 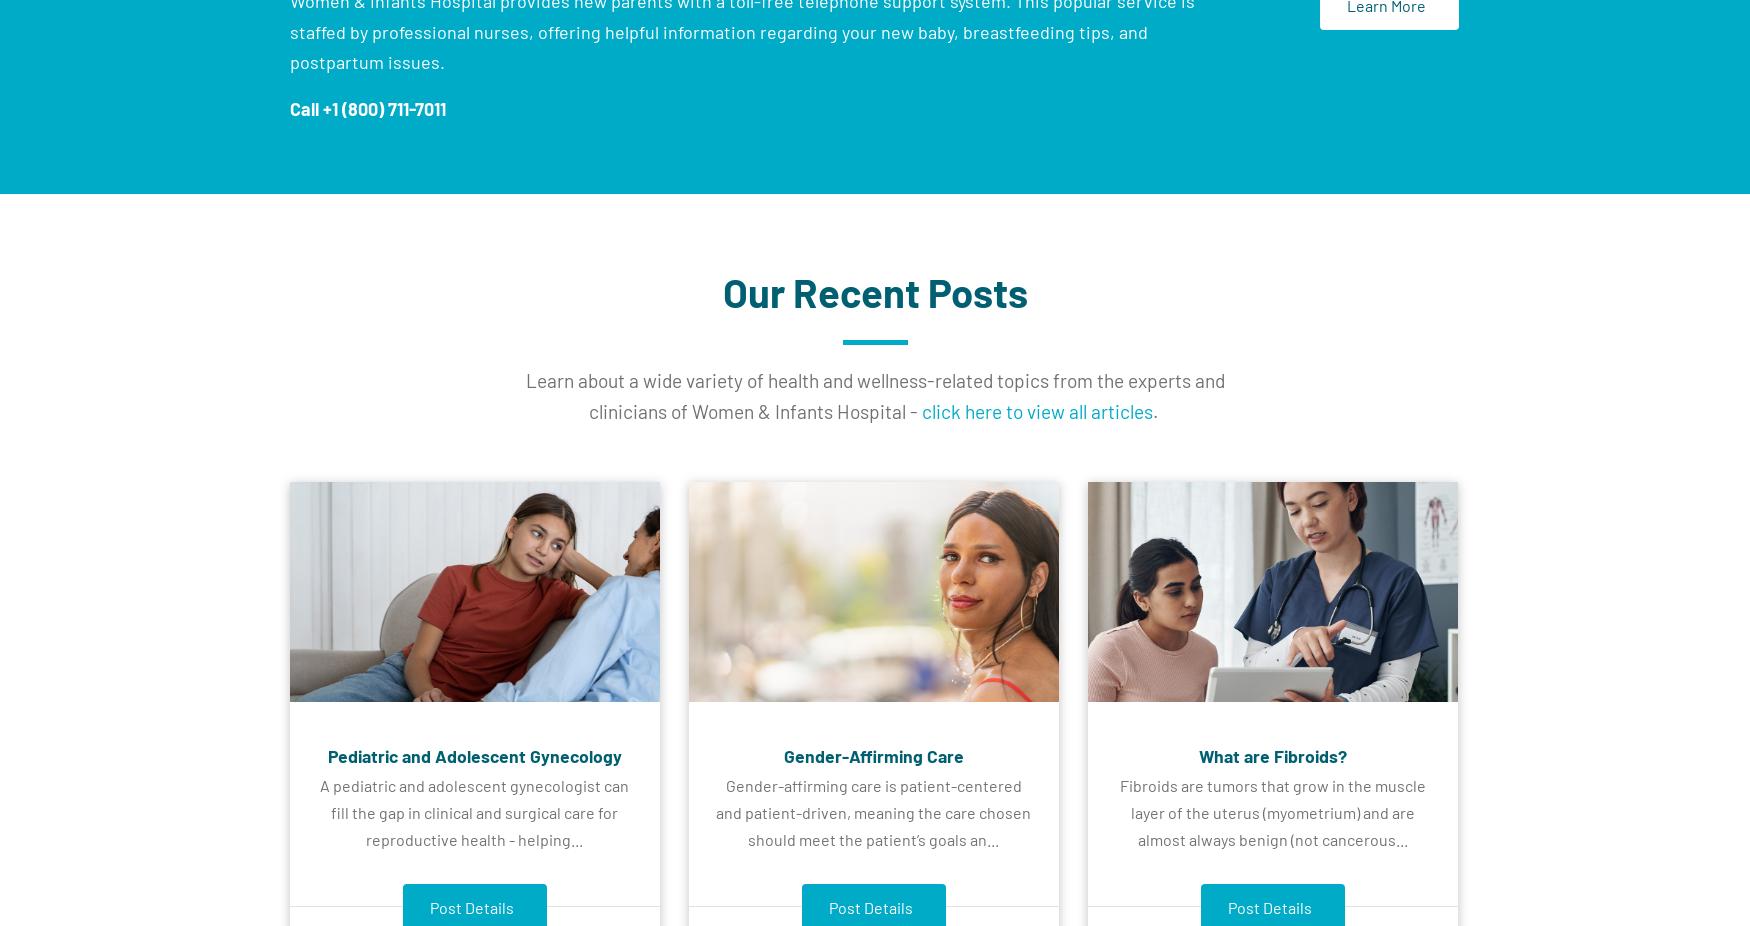 What do you see at coordinates (644, 379) in the screenshot?
I see `'Learn about a wide variety of'` at bounding box center [644, 379].